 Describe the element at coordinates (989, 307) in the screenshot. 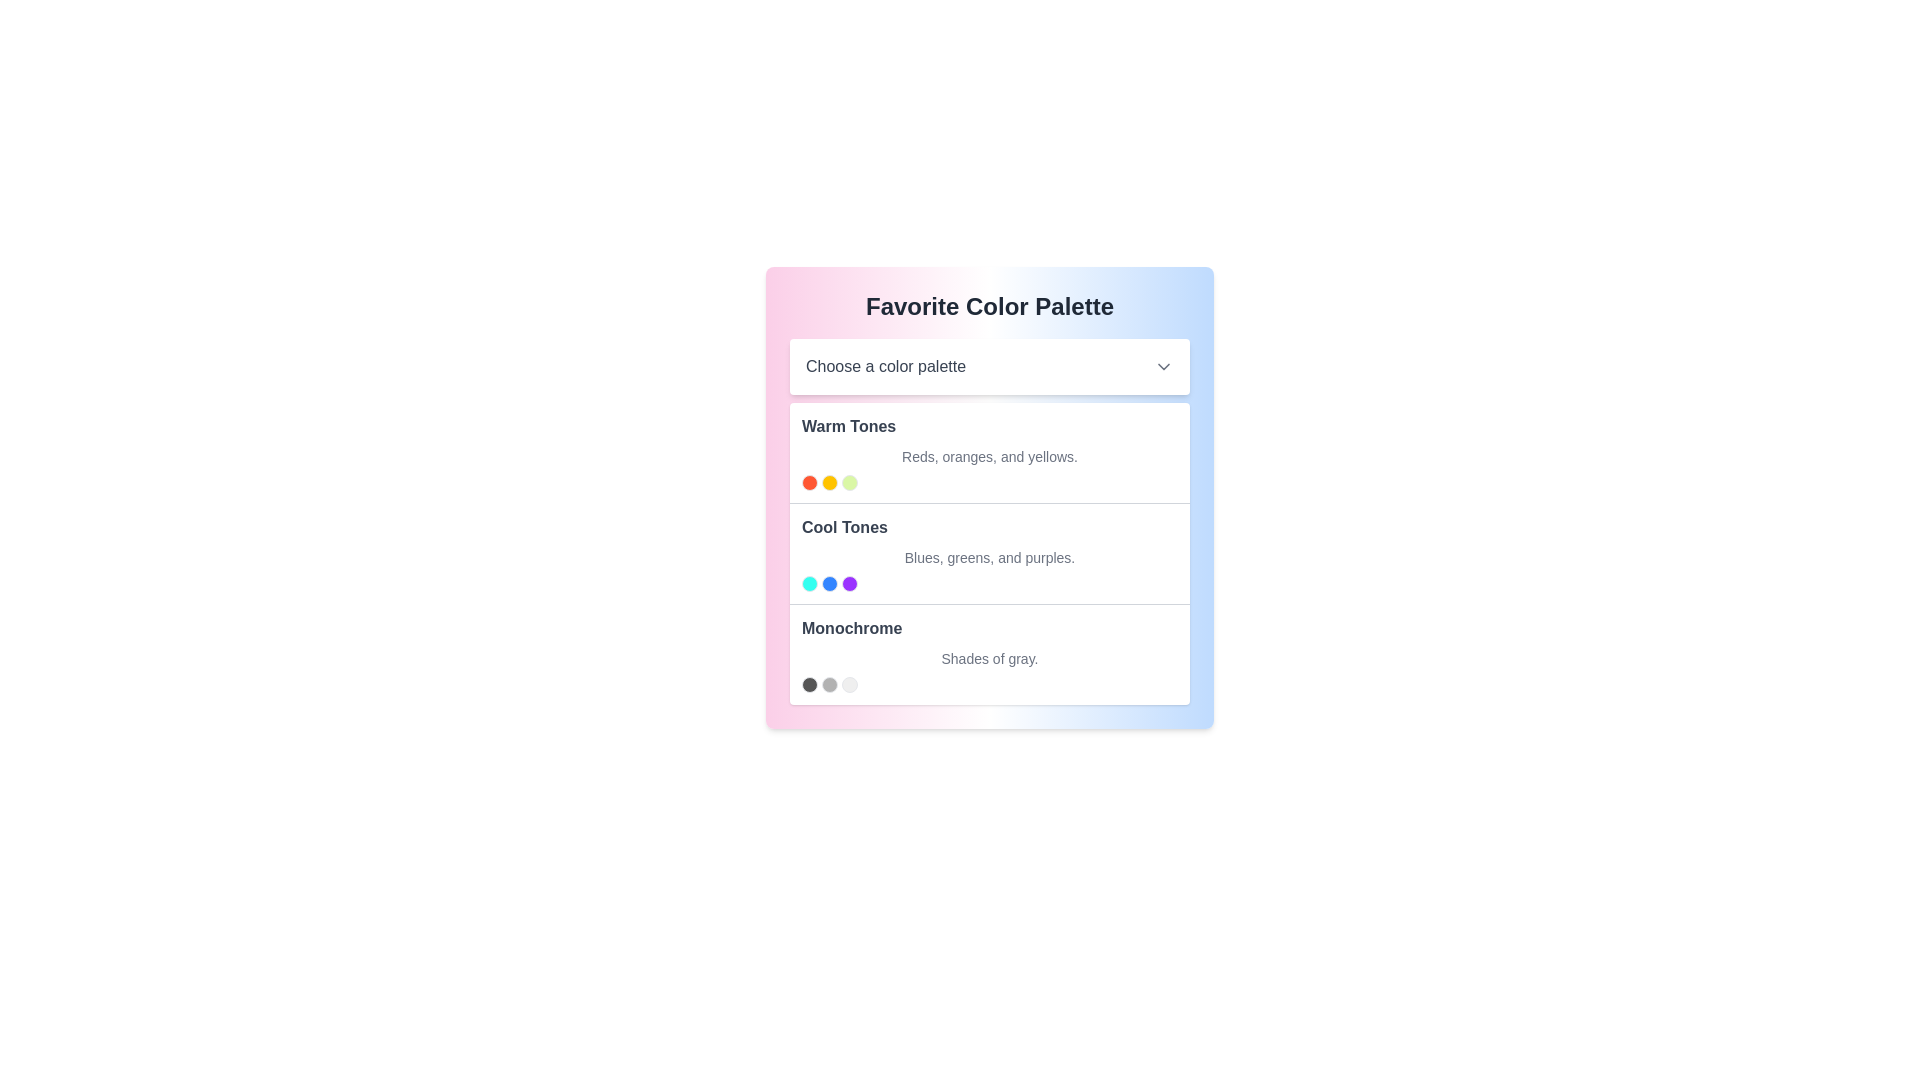

I see `the bold title text 'Favorite Color Palette'` at that location.